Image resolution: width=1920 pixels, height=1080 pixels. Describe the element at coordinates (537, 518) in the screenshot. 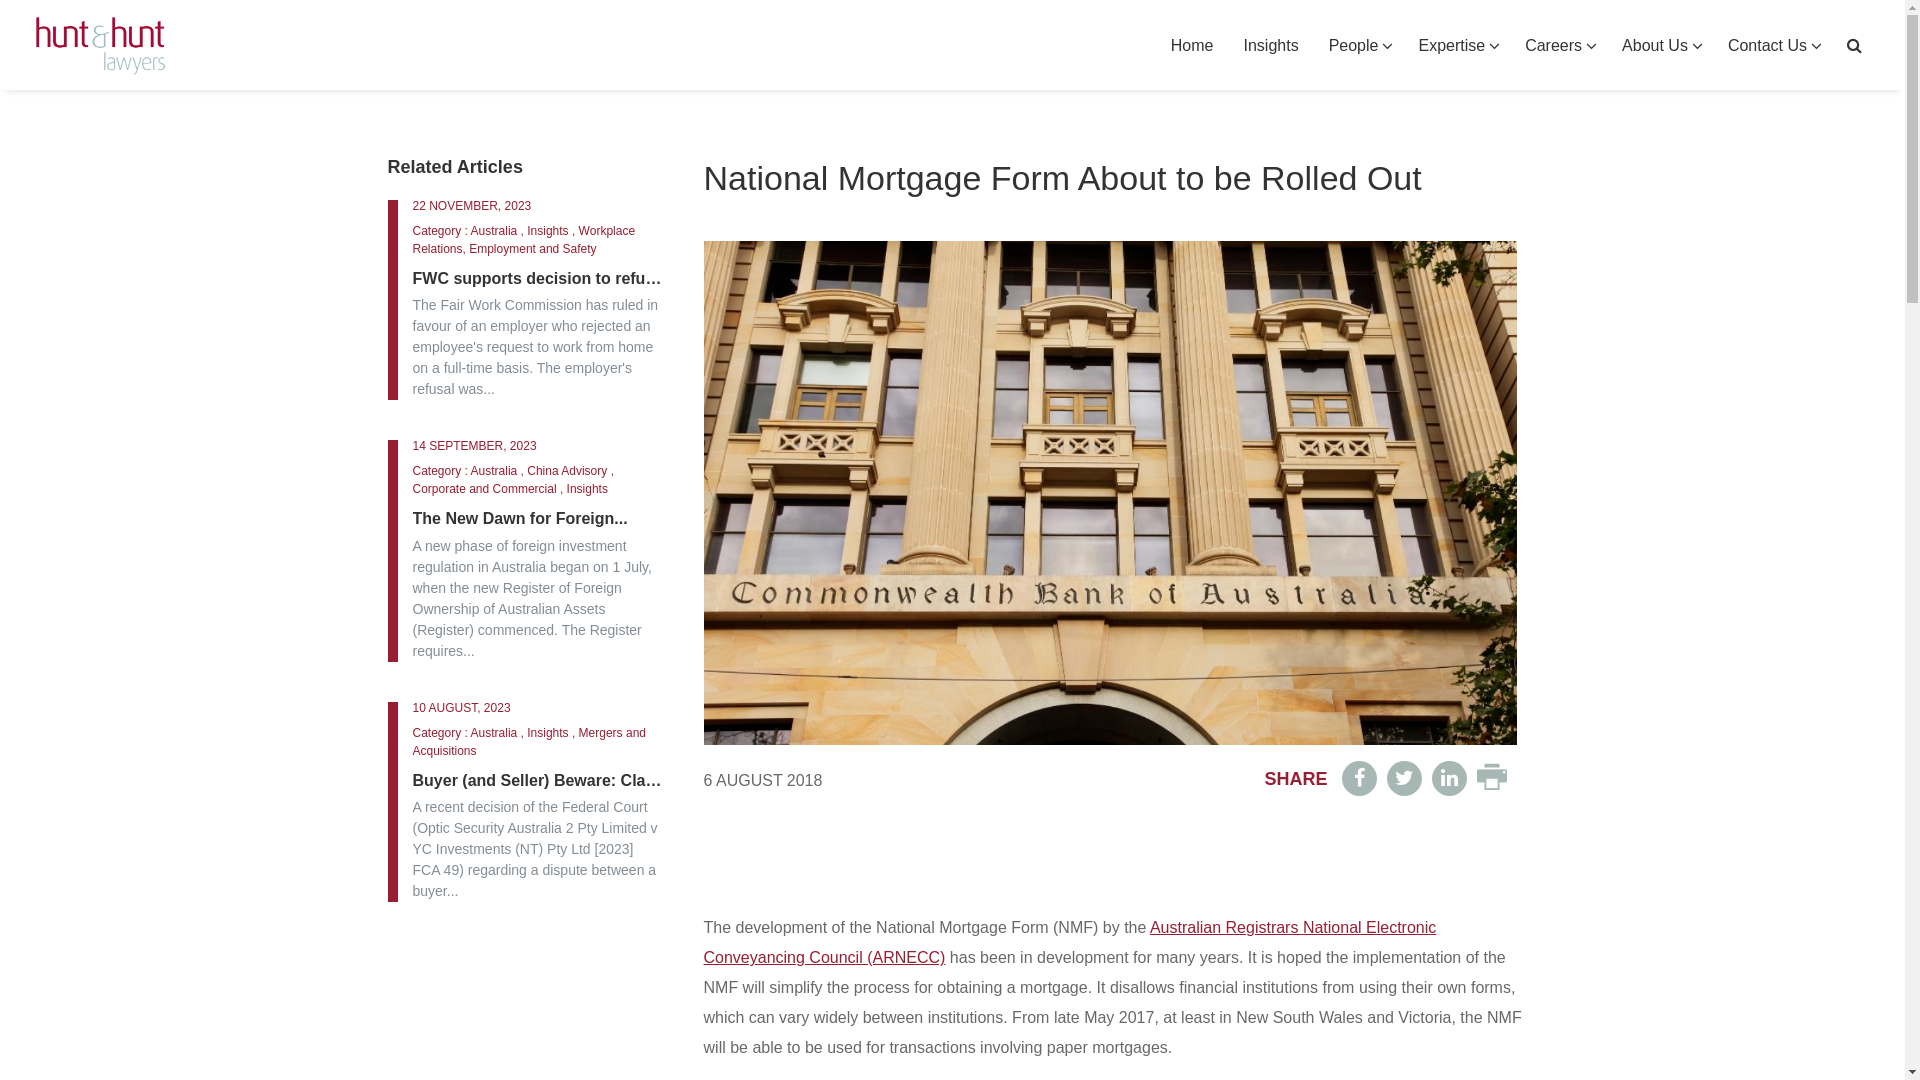

I see `'The New Dawn for Foreign...'` at that location.